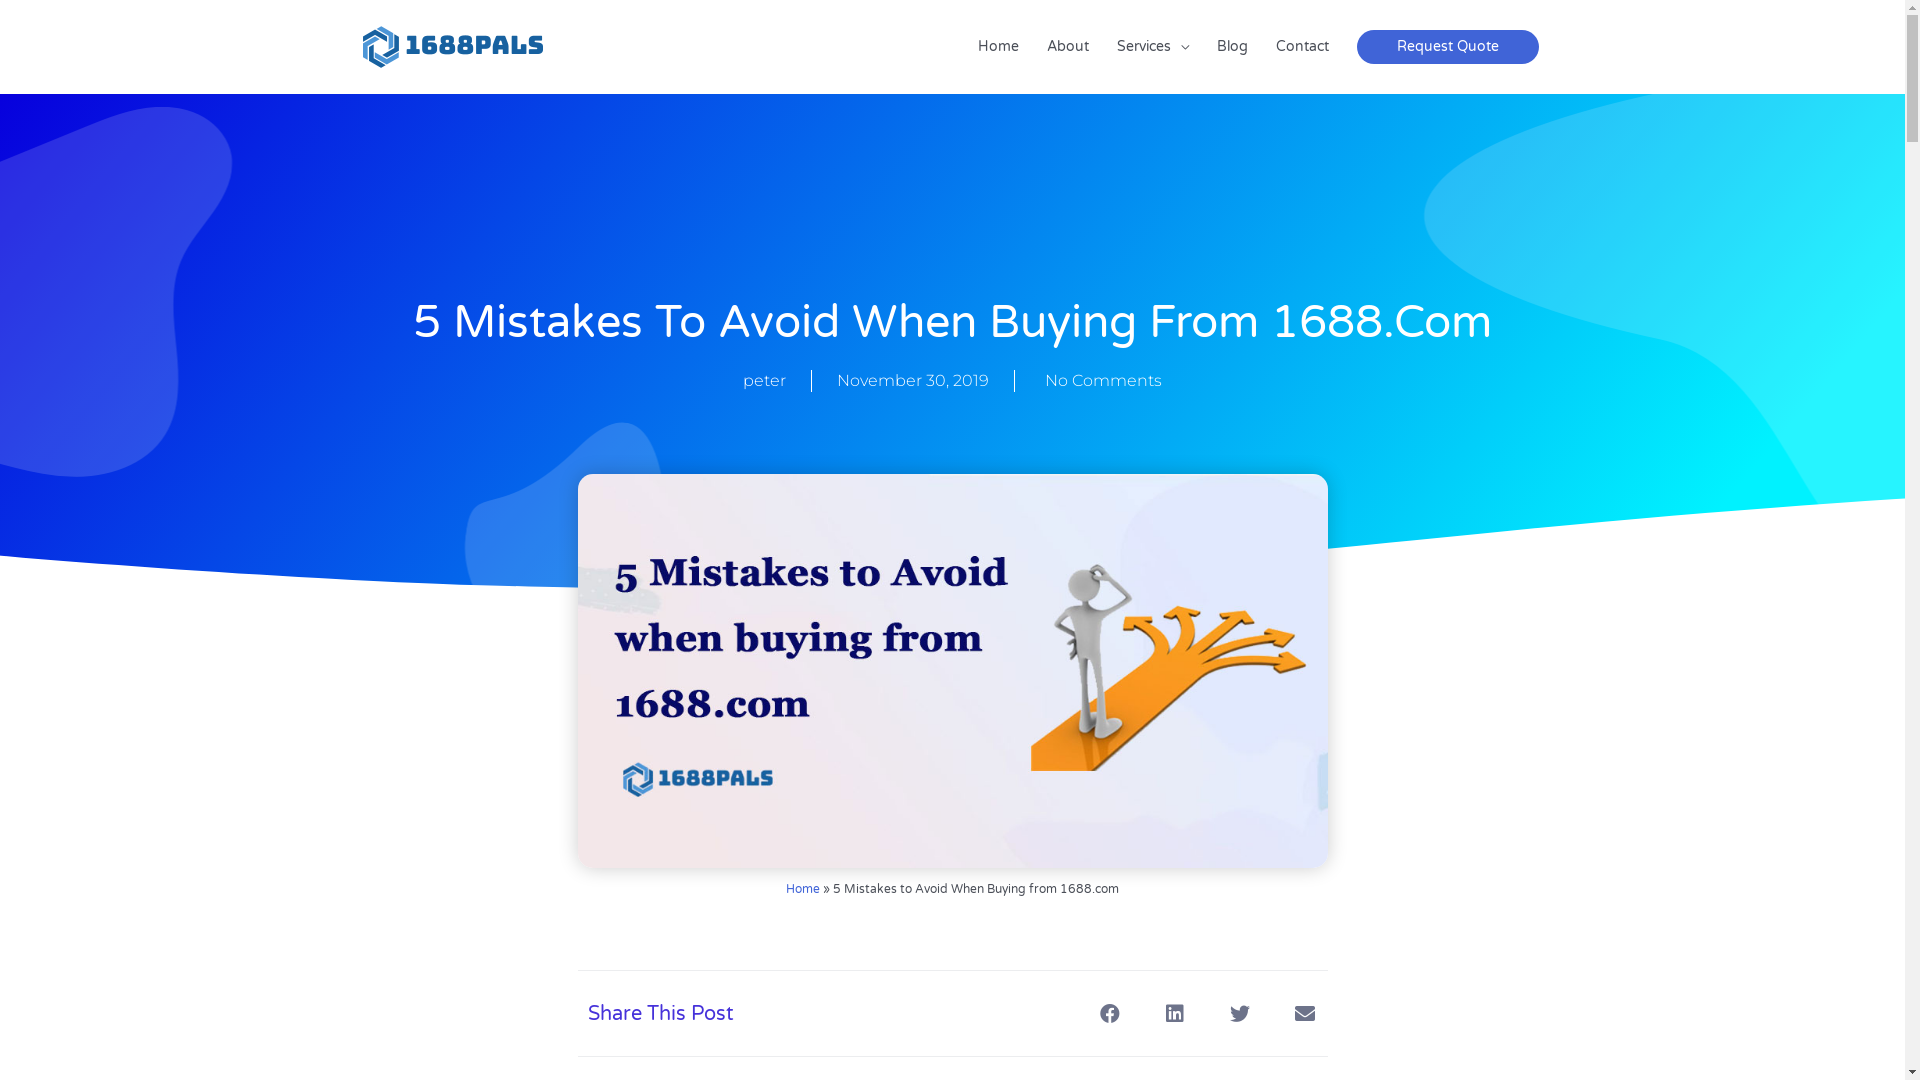 The height and width of the screenshot is (1080, 1920). Describe the element at coordinates (1065, 45) in the screenshot. I see `'About'` at that location.